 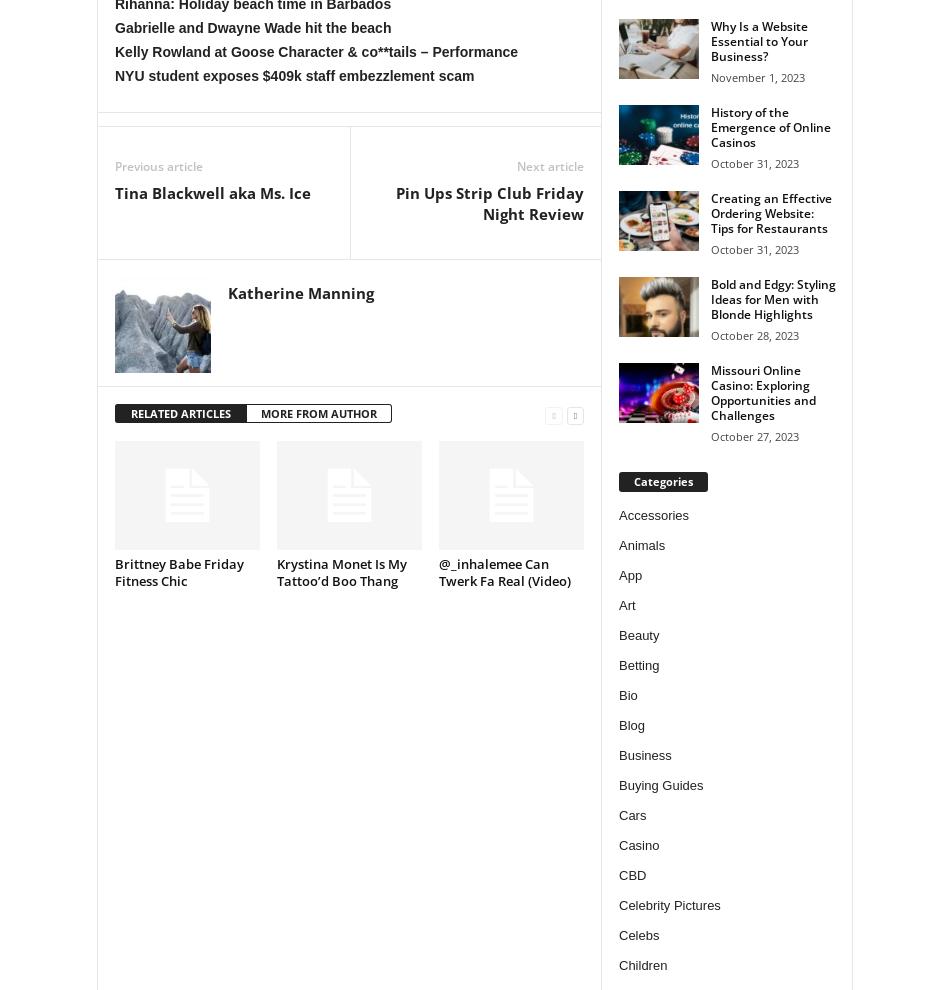 I want to click on 'Why Is a Website Essential to Your Business?', so click(x=758, y=40).